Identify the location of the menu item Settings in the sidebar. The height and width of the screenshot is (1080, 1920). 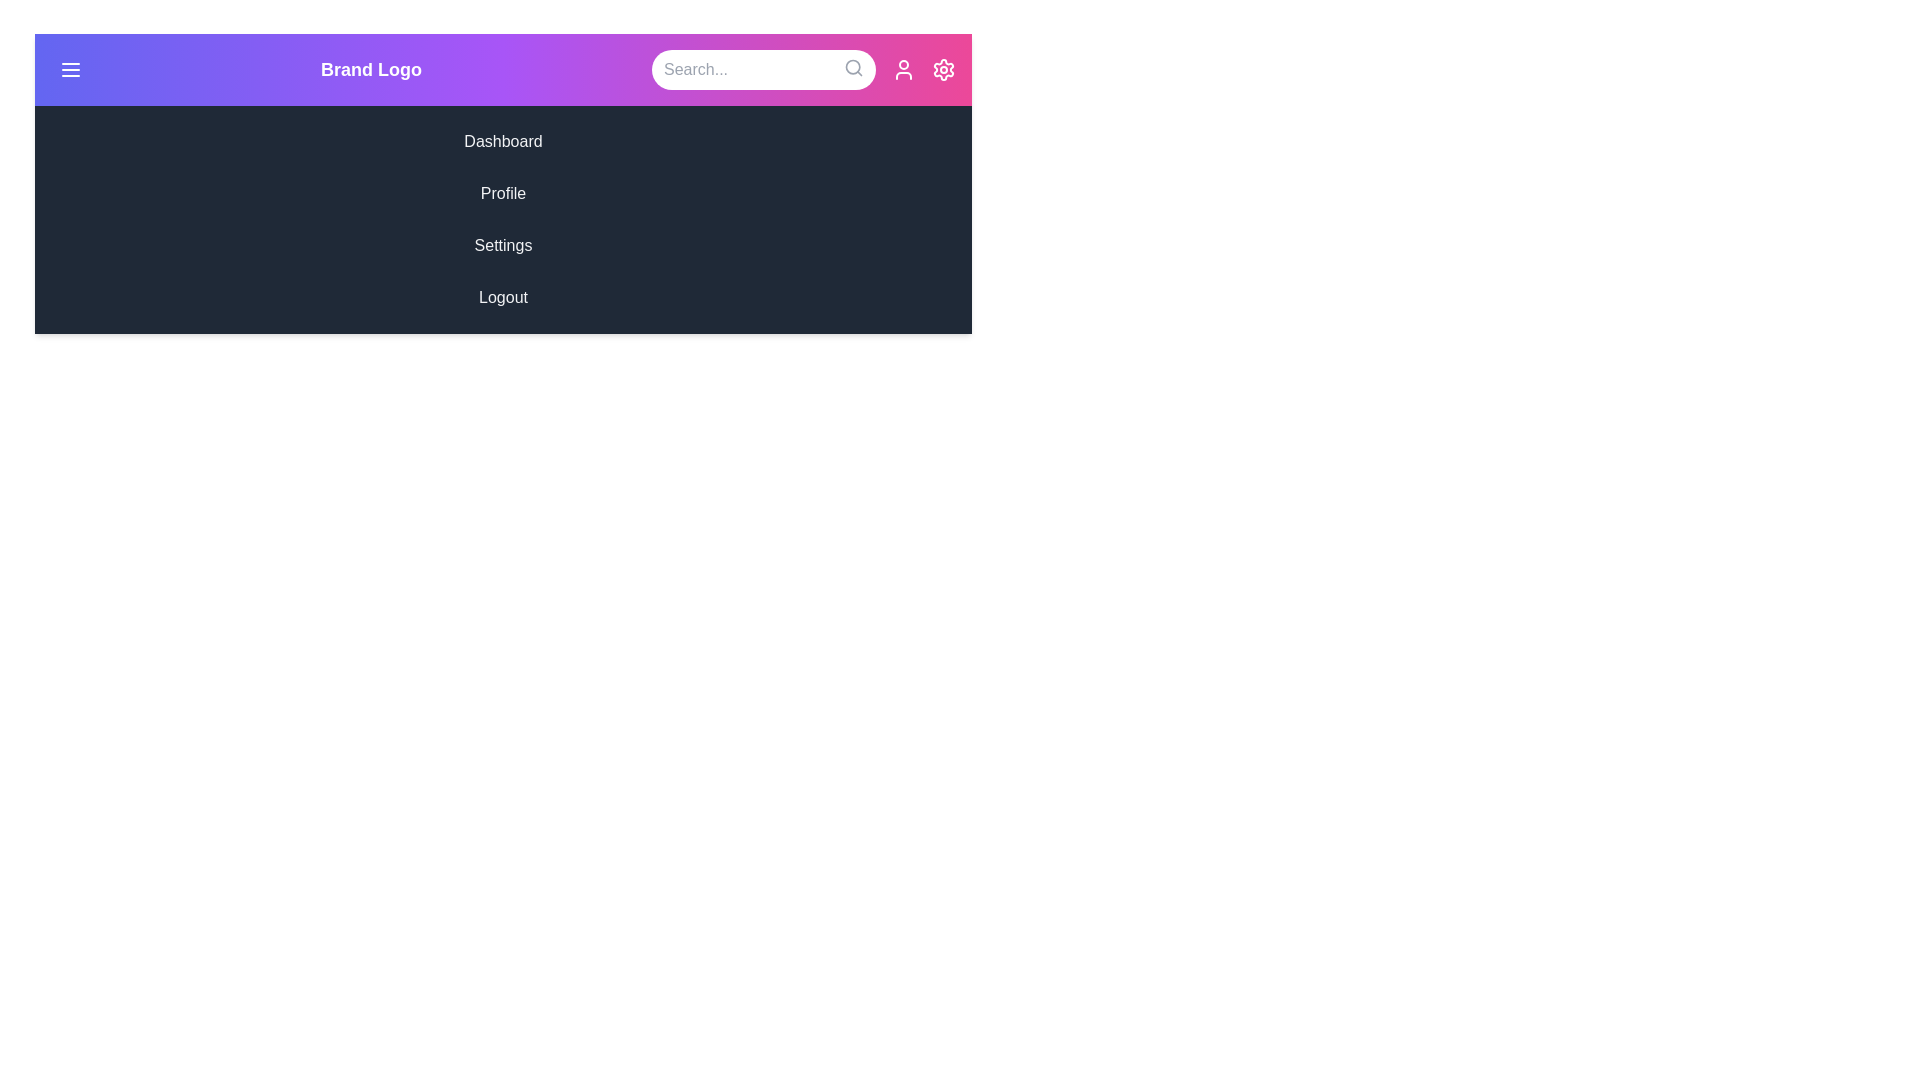
(503, 245).